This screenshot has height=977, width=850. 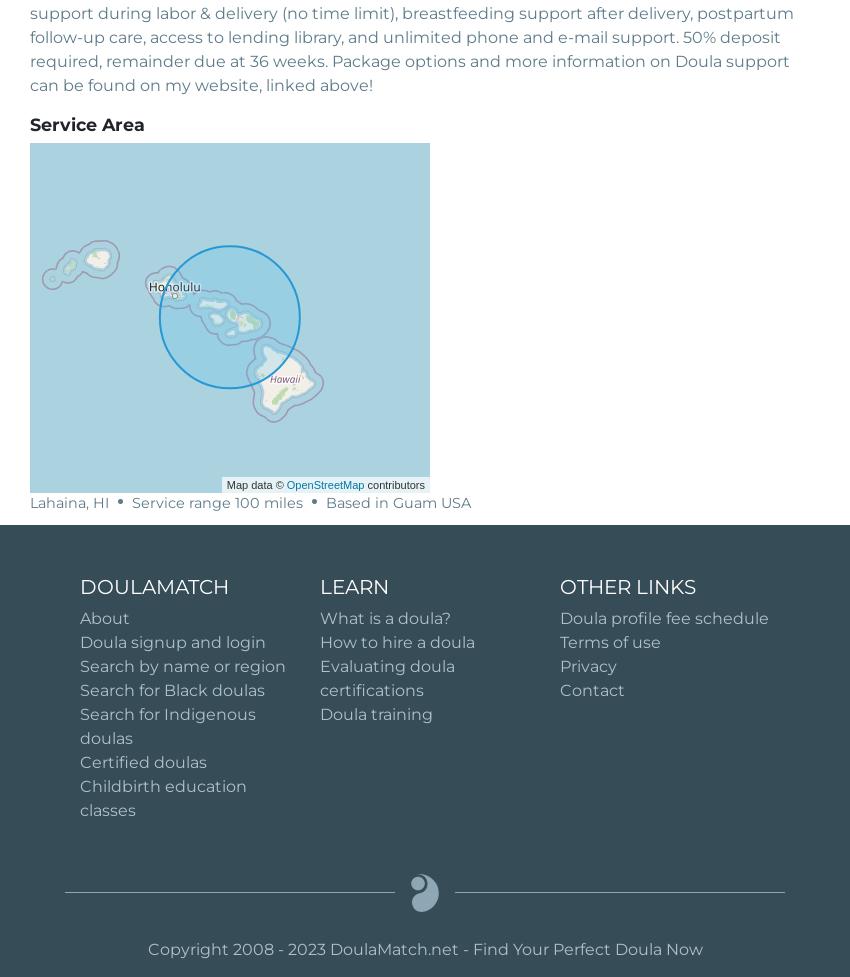 I want to click on 'Terms of use', so click(x=609, y=640).